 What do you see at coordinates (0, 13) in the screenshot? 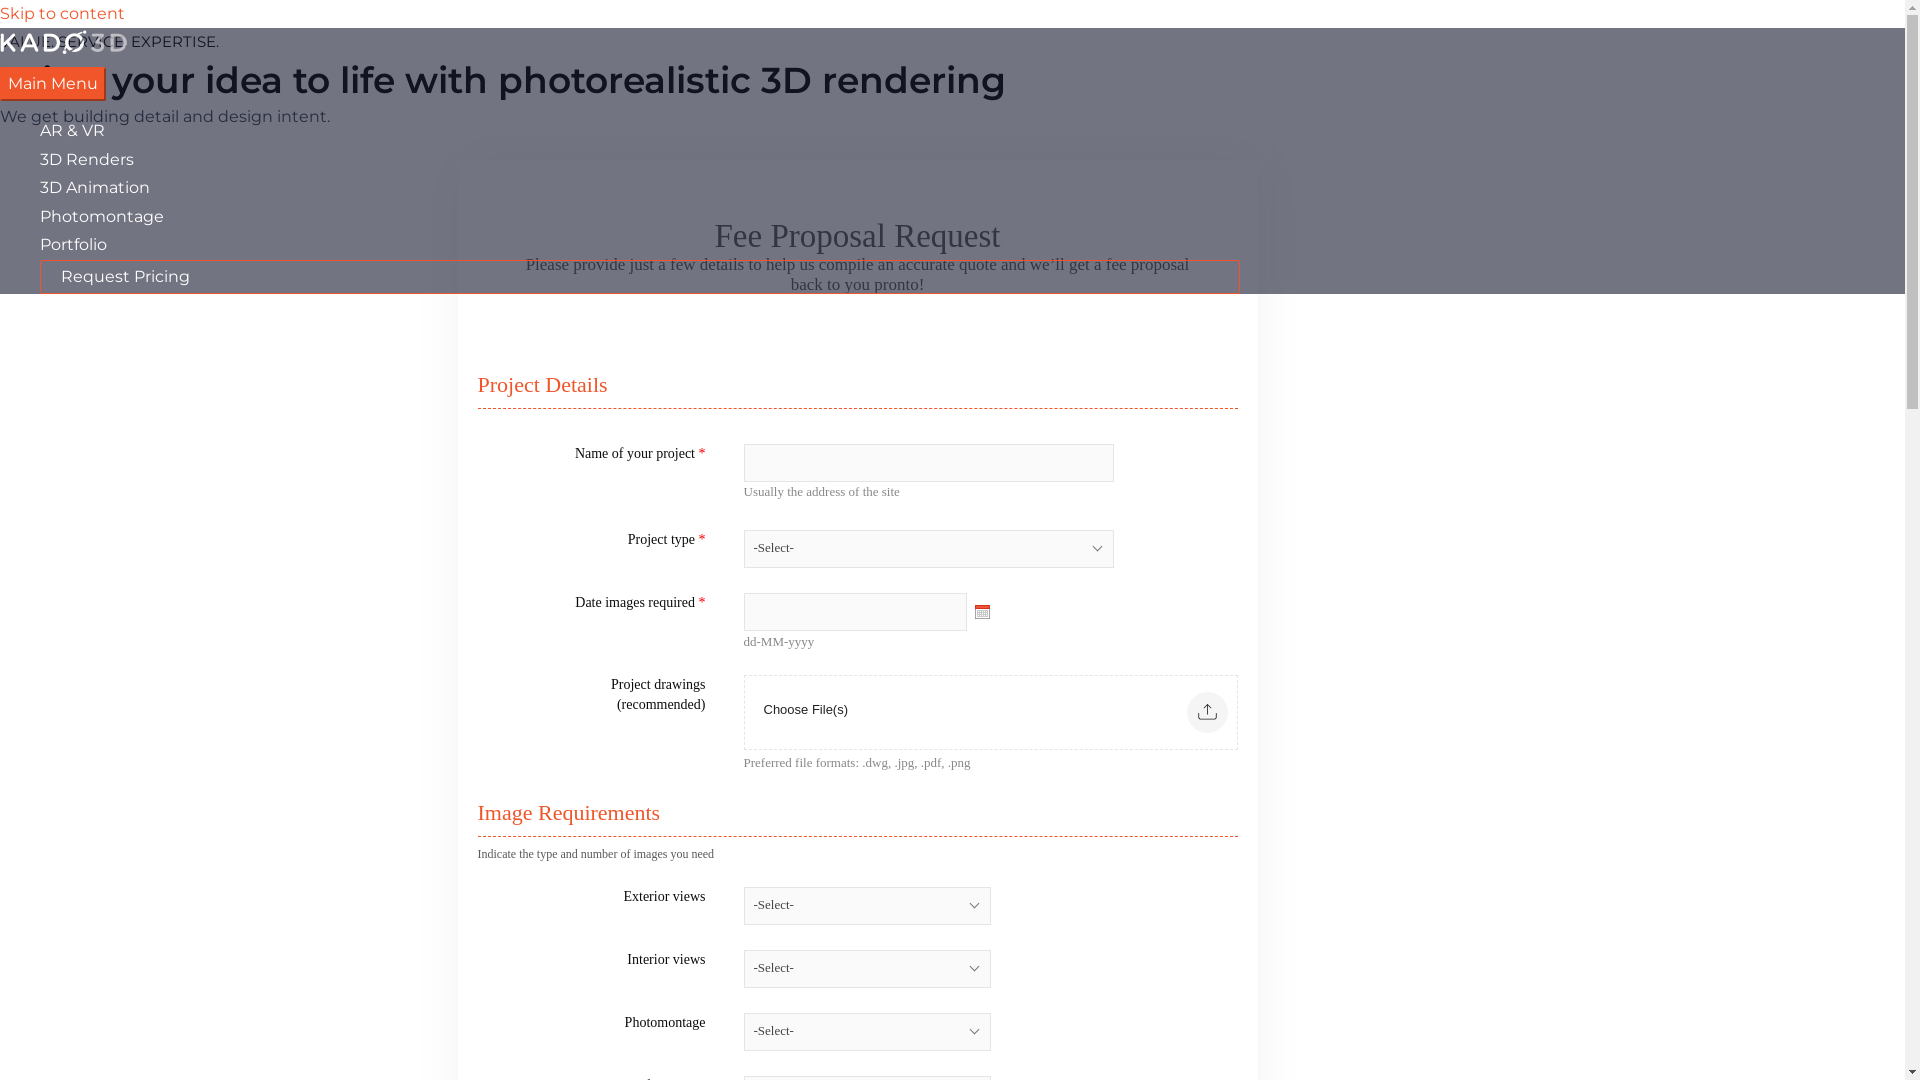
I see `'Skip to content'` at bounding box center [0, 13].